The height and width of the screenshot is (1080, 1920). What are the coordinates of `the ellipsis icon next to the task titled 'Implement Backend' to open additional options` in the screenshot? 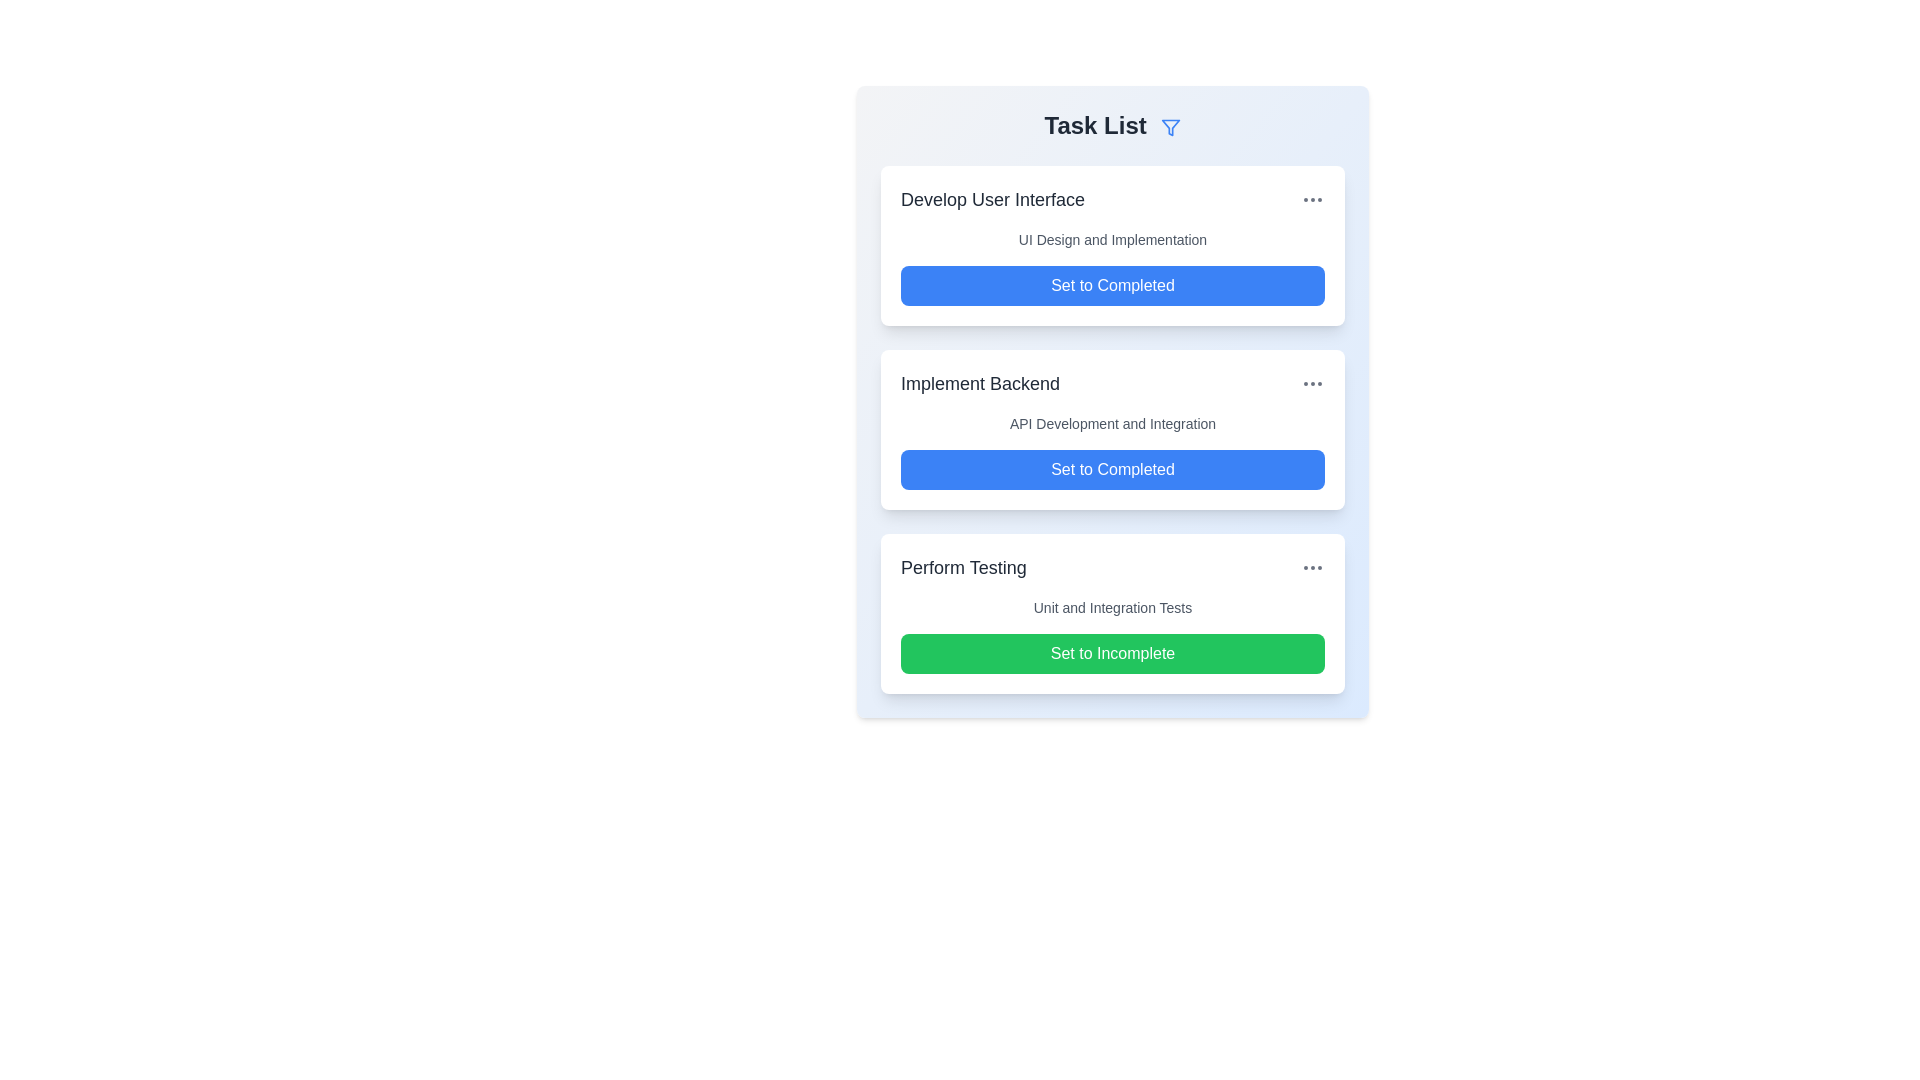 It's located at (1313, 384).